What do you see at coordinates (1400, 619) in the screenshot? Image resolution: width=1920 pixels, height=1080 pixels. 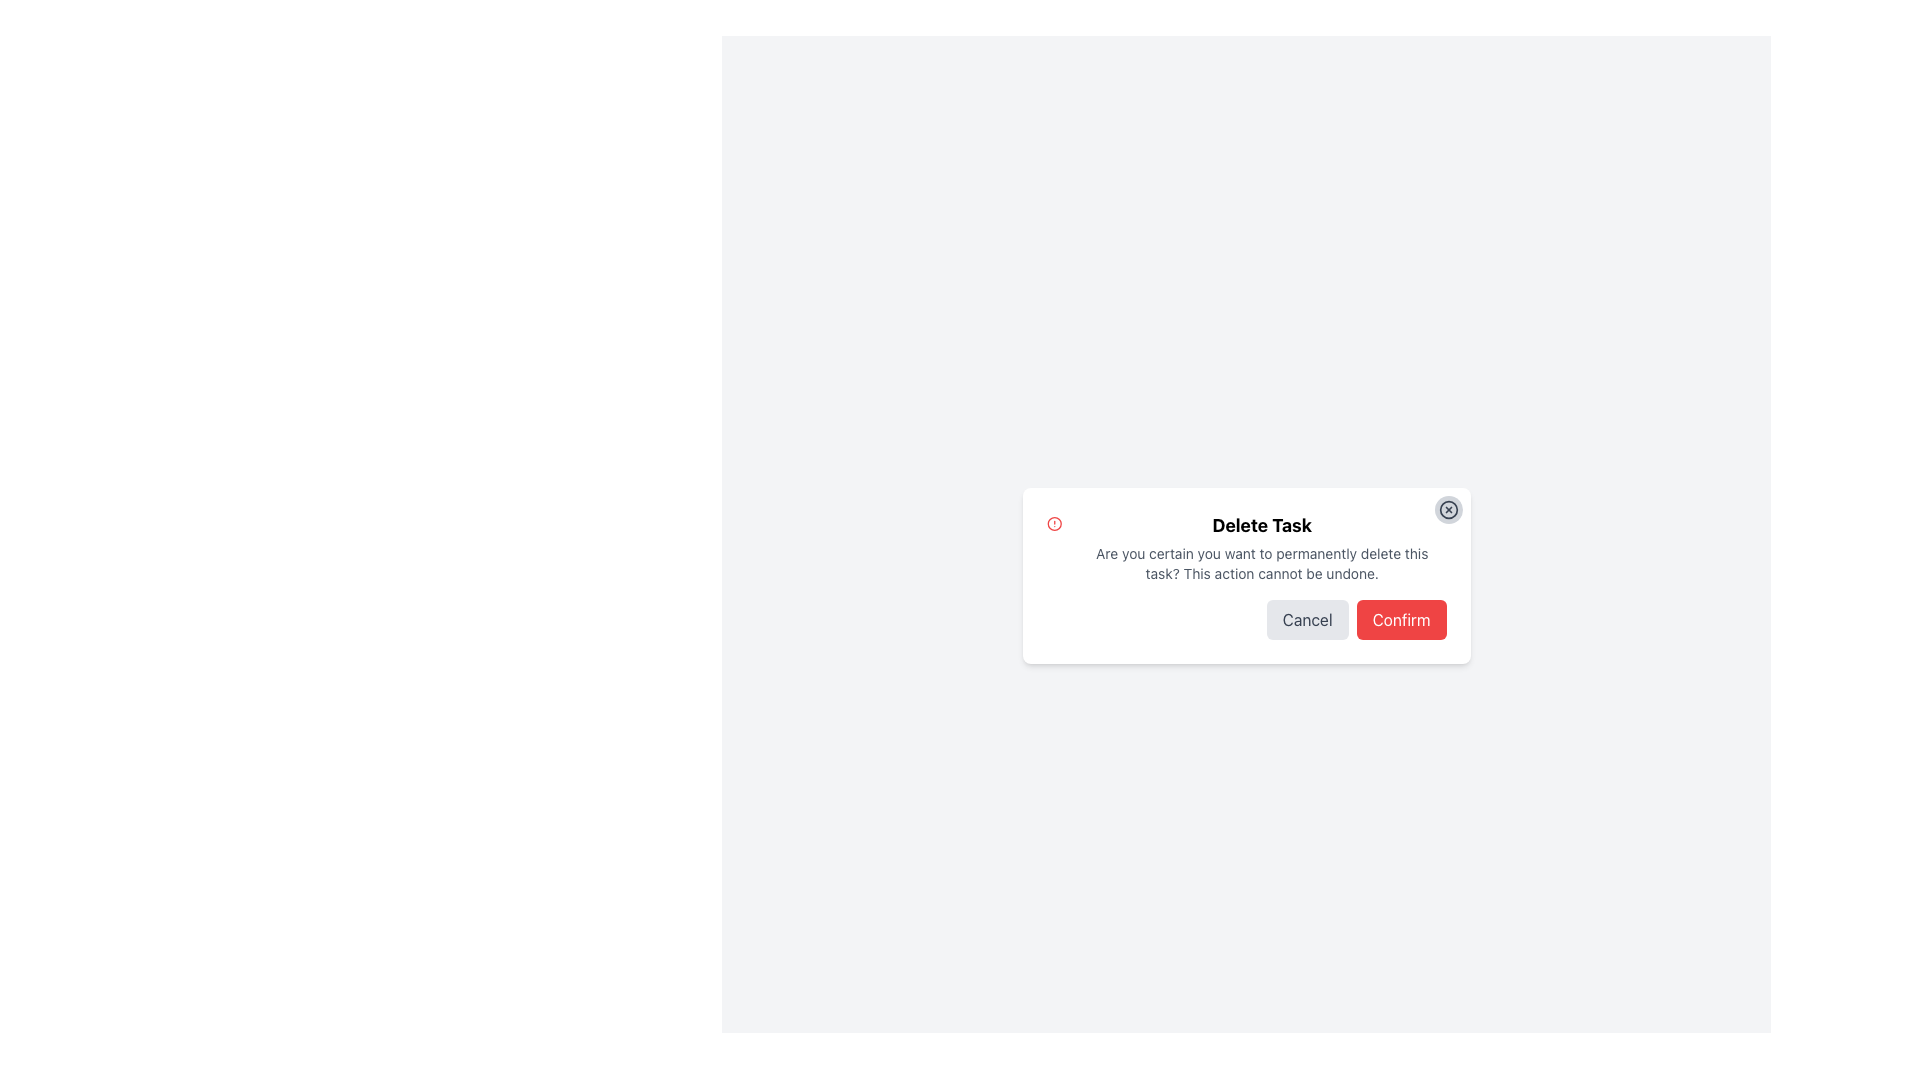 I see `the rectangular 'Confirm' button with a red background and white text in the modal dialog box` at bounding box center [1400, 619].